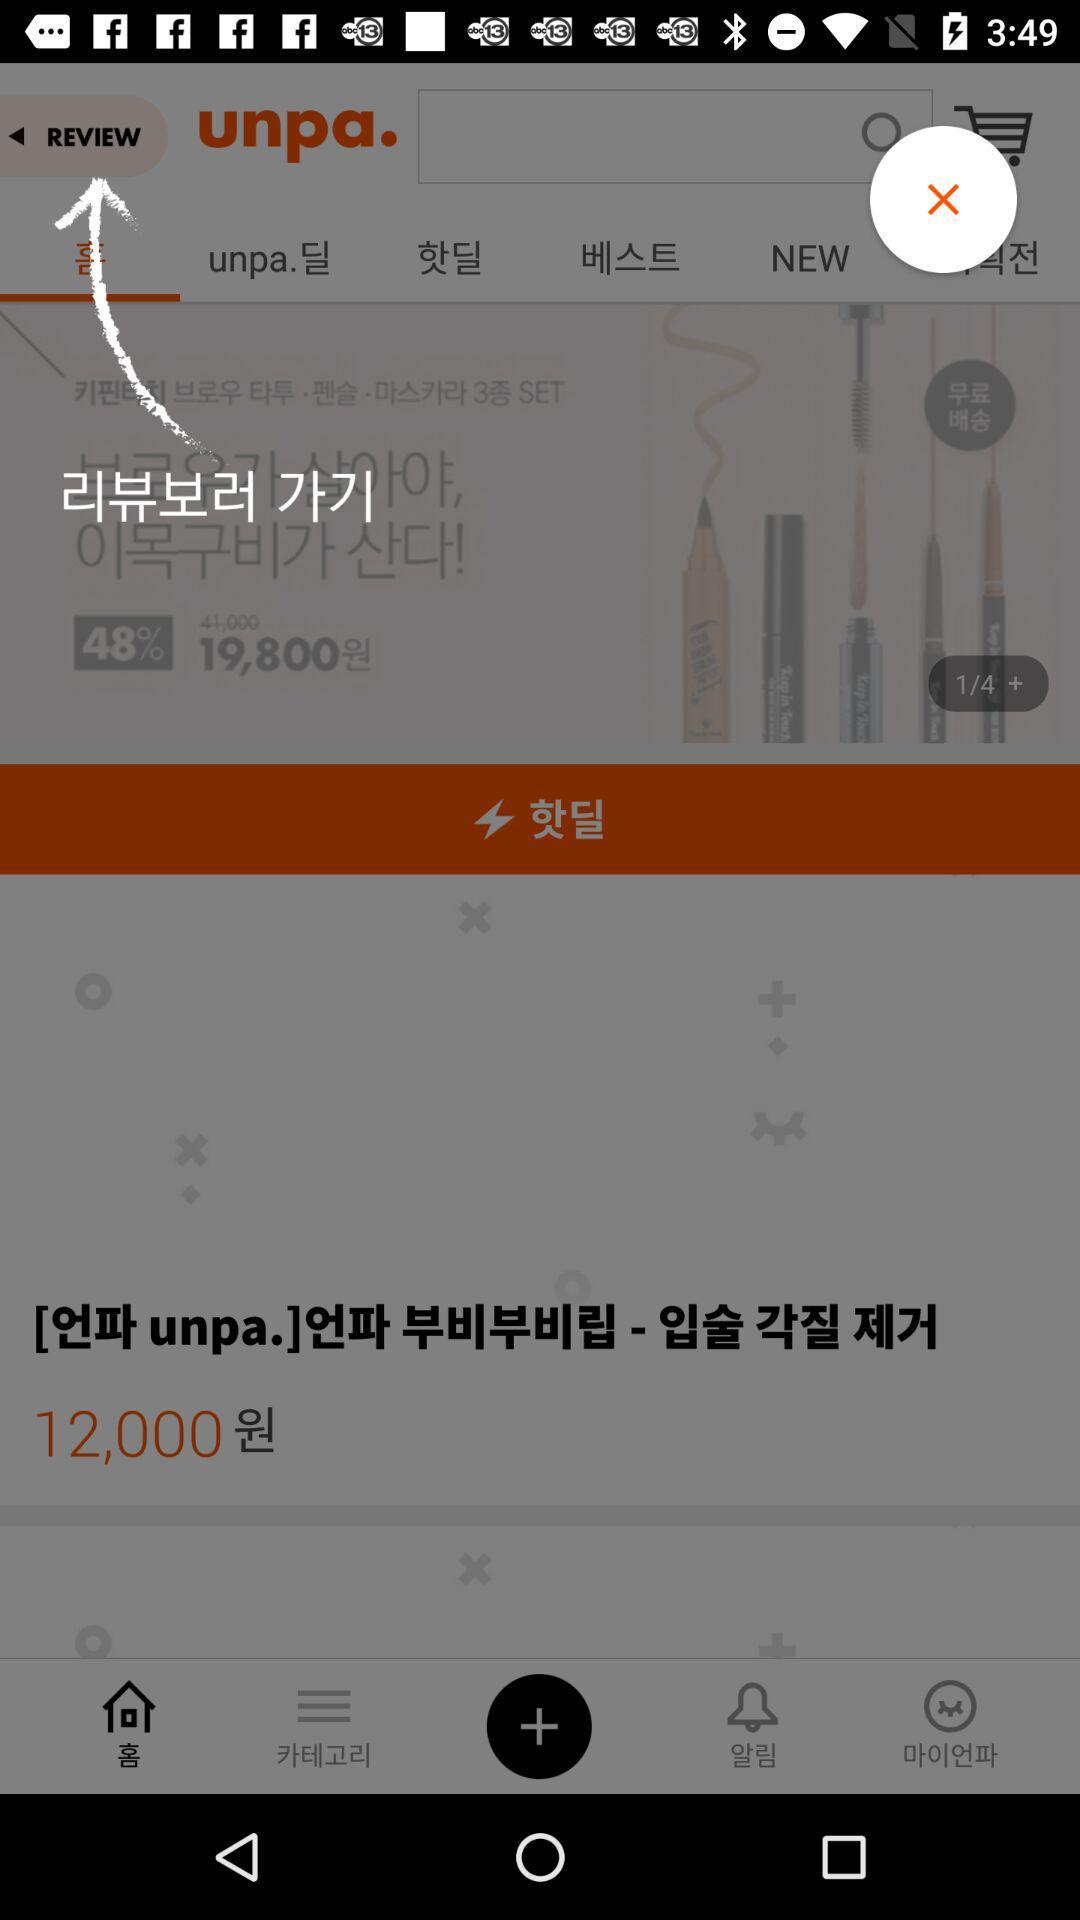 This screenshot has height=1920, width=1080. I want to click on the close icon, so click(943, 199).